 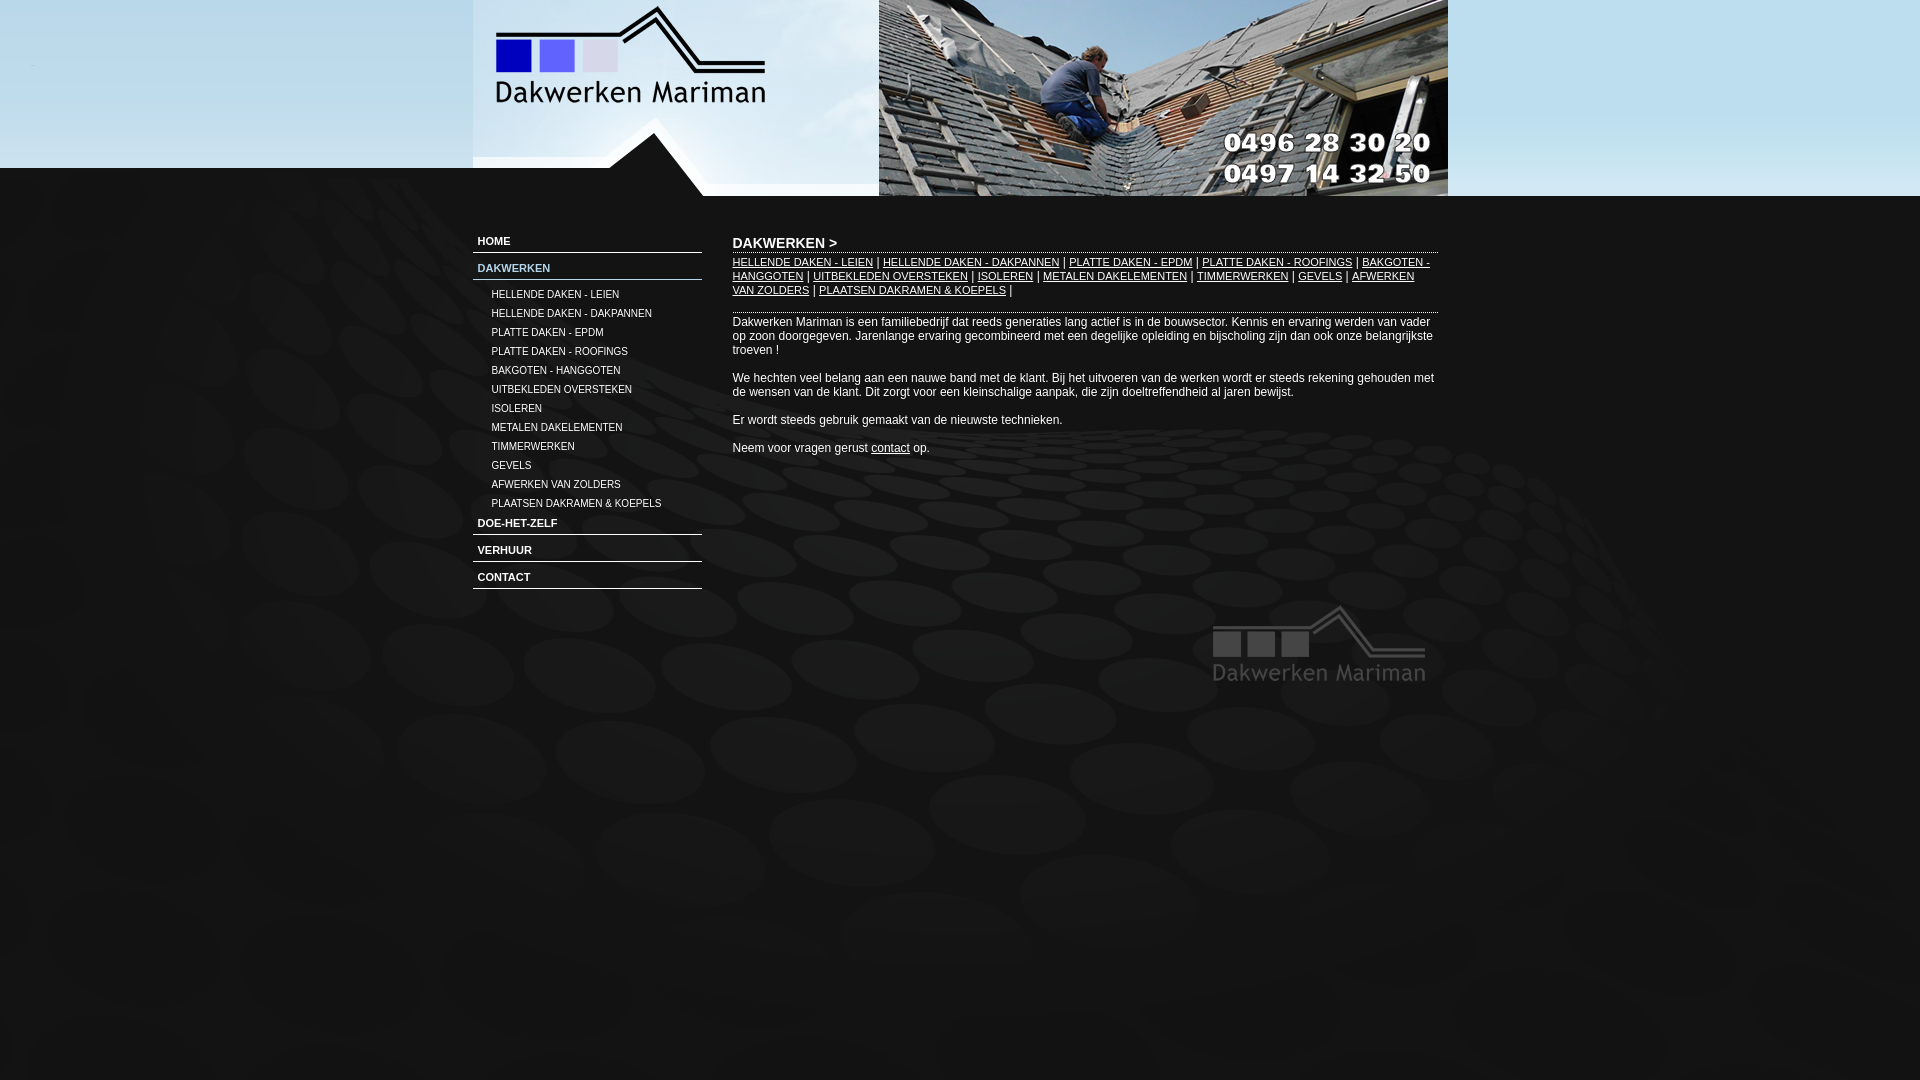 I want to click on 'HELLENDE DAKEN - DAKPANNEN', so click(x=582, y=312).